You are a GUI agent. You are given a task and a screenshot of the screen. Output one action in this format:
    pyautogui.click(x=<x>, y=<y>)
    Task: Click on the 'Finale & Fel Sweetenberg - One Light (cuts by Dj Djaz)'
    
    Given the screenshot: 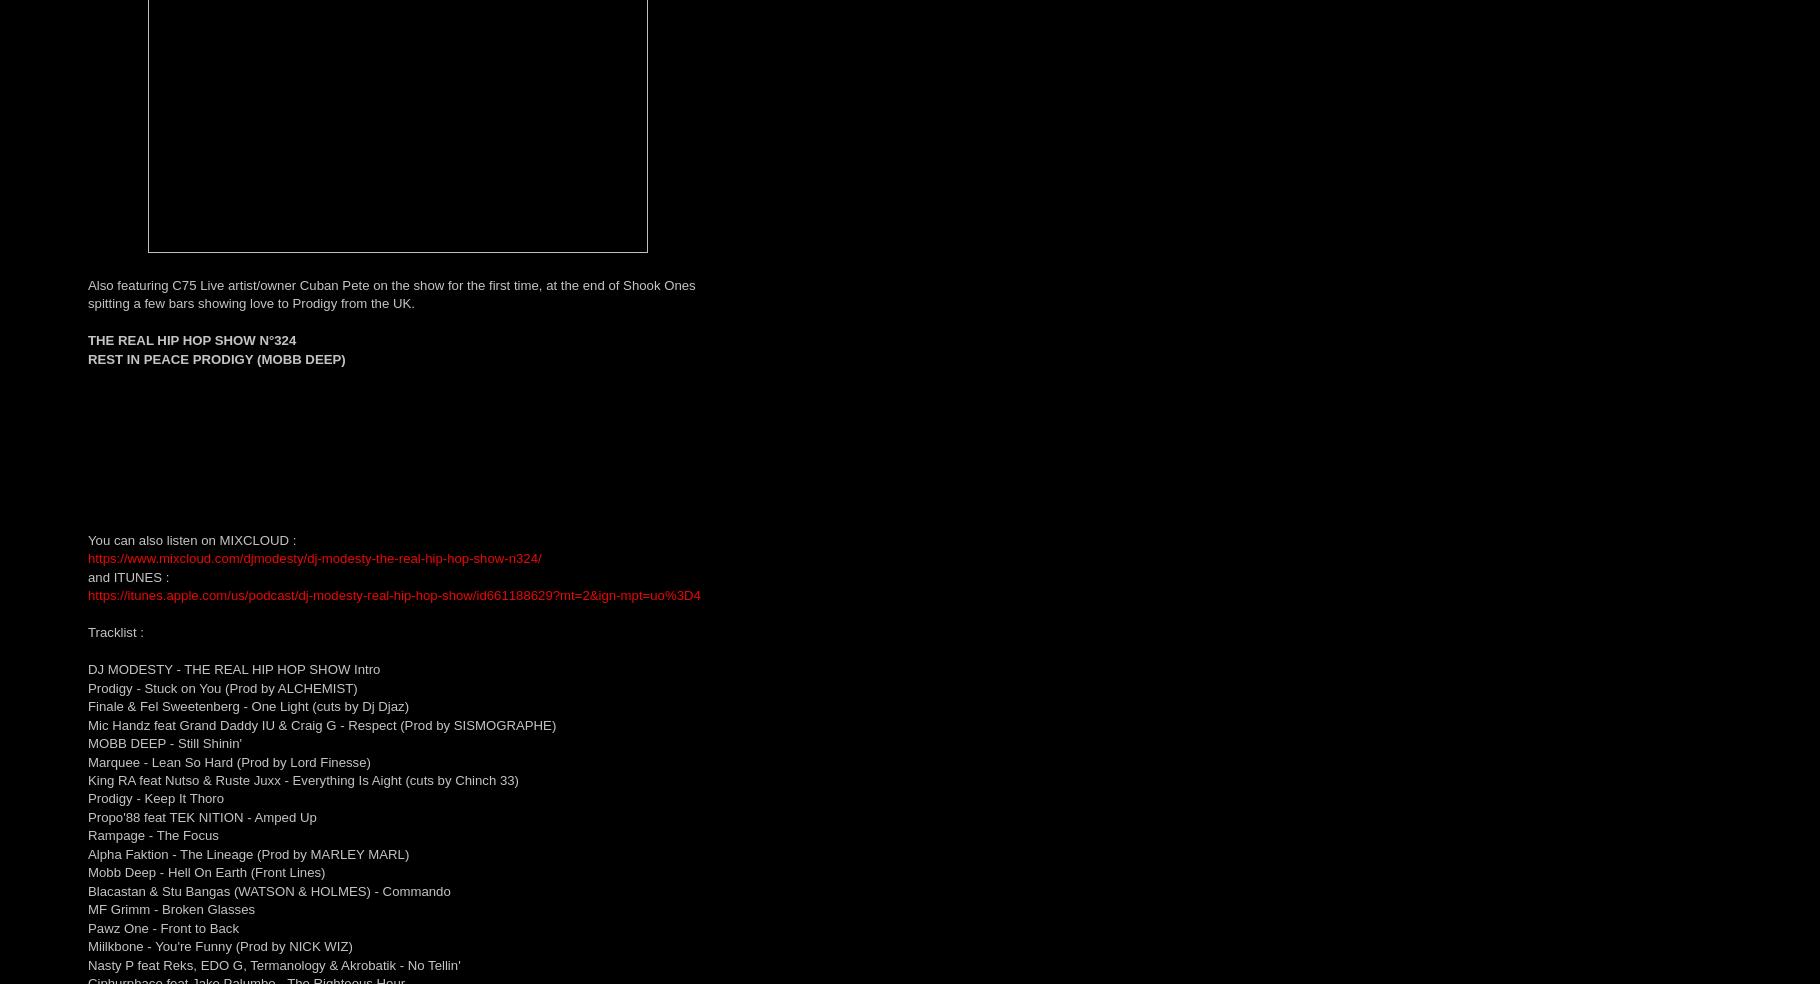 What is the action you would take?
    pyautogui.click(x=247, y=706)
    